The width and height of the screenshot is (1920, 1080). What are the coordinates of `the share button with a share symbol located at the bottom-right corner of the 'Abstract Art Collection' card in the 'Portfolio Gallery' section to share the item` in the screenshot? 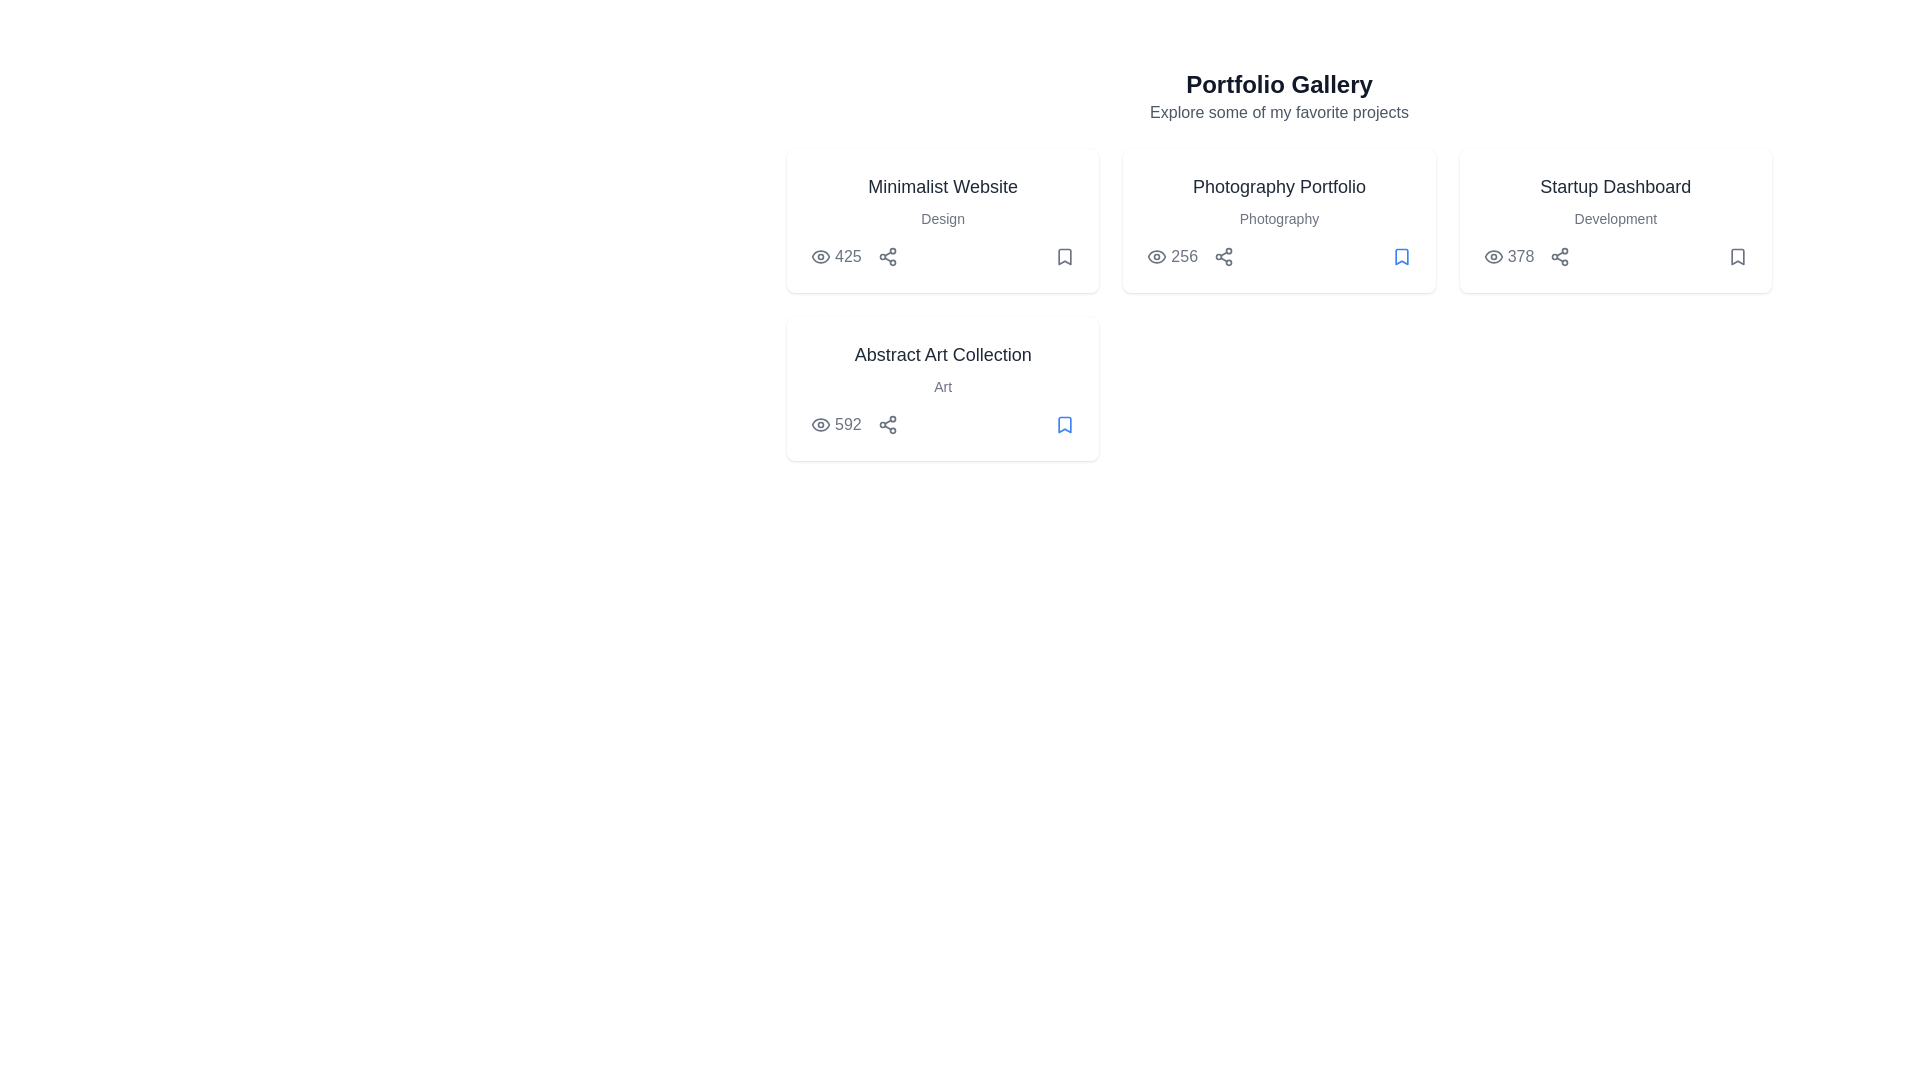 It's located at (886, 423).